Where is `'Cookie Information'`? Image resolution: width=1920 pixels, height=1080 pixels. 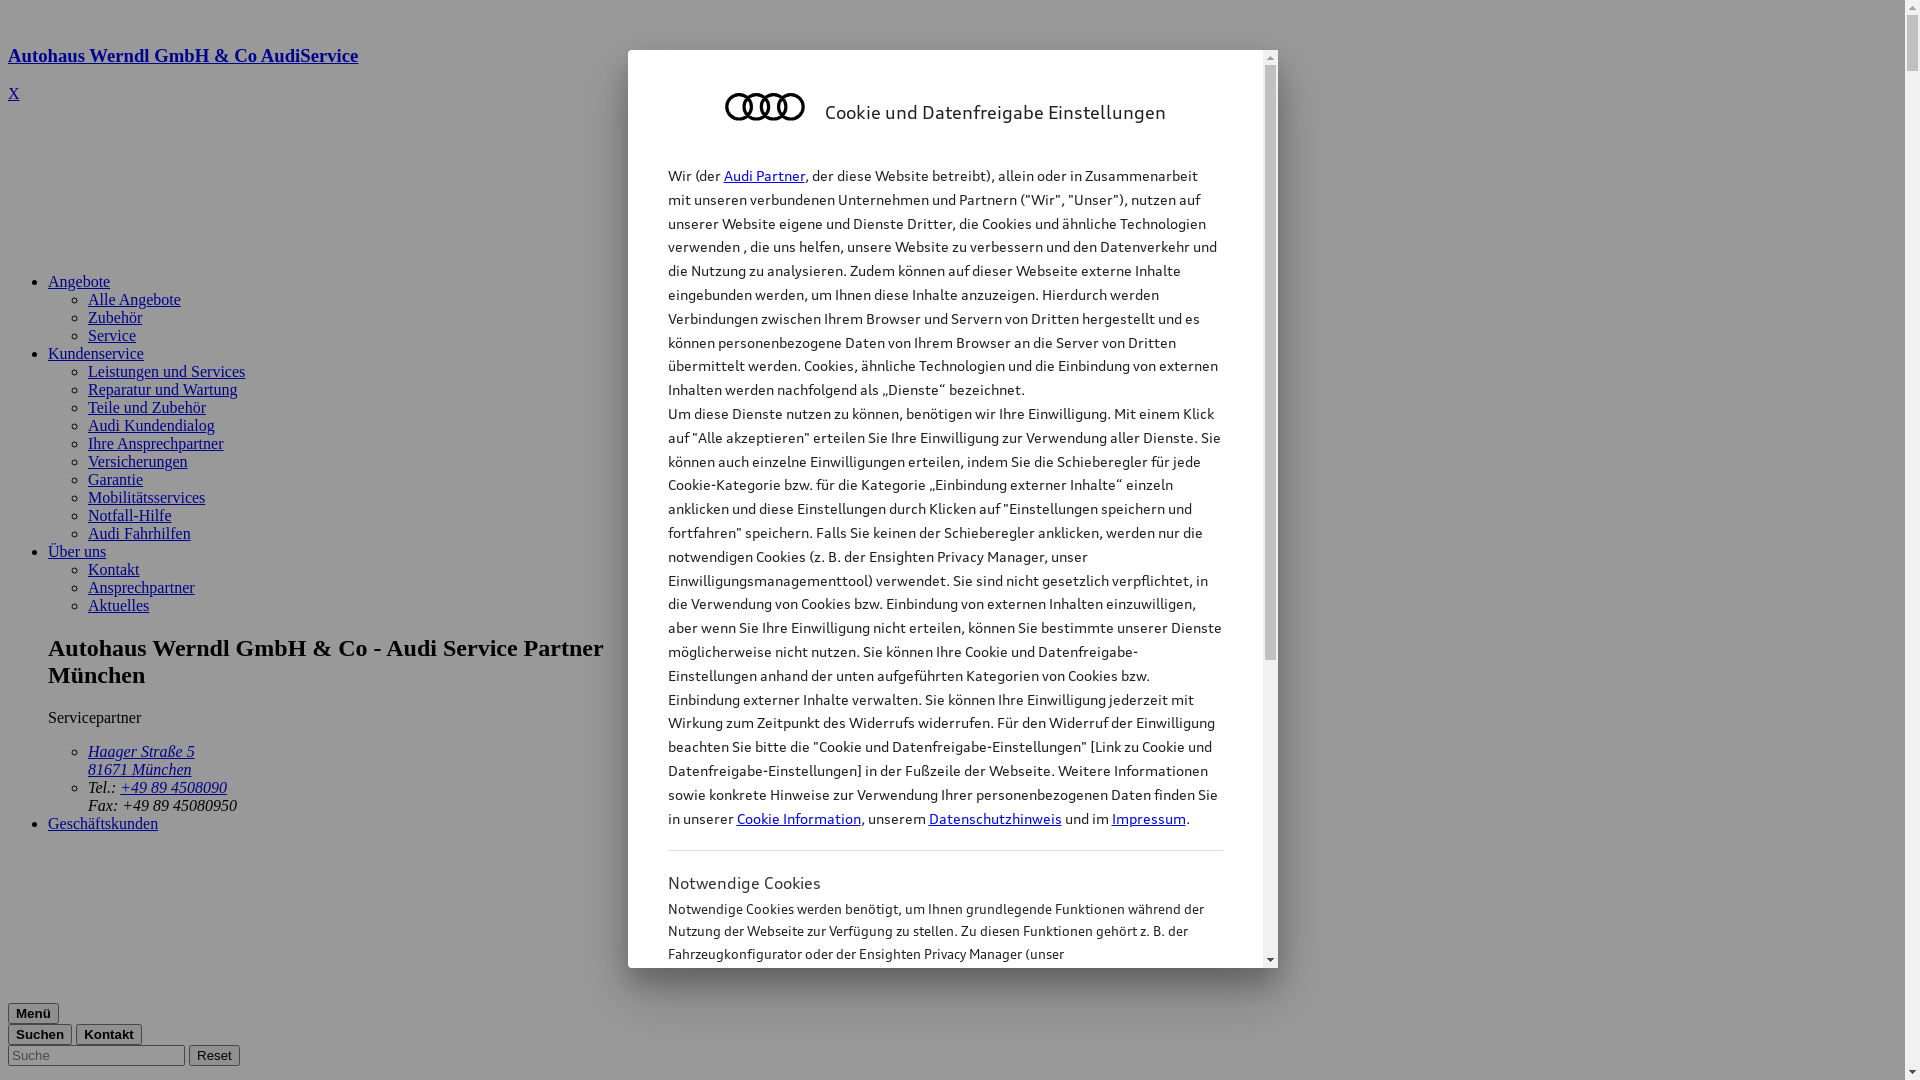 'Cookie Information' is located at coordinates (922, 1052).